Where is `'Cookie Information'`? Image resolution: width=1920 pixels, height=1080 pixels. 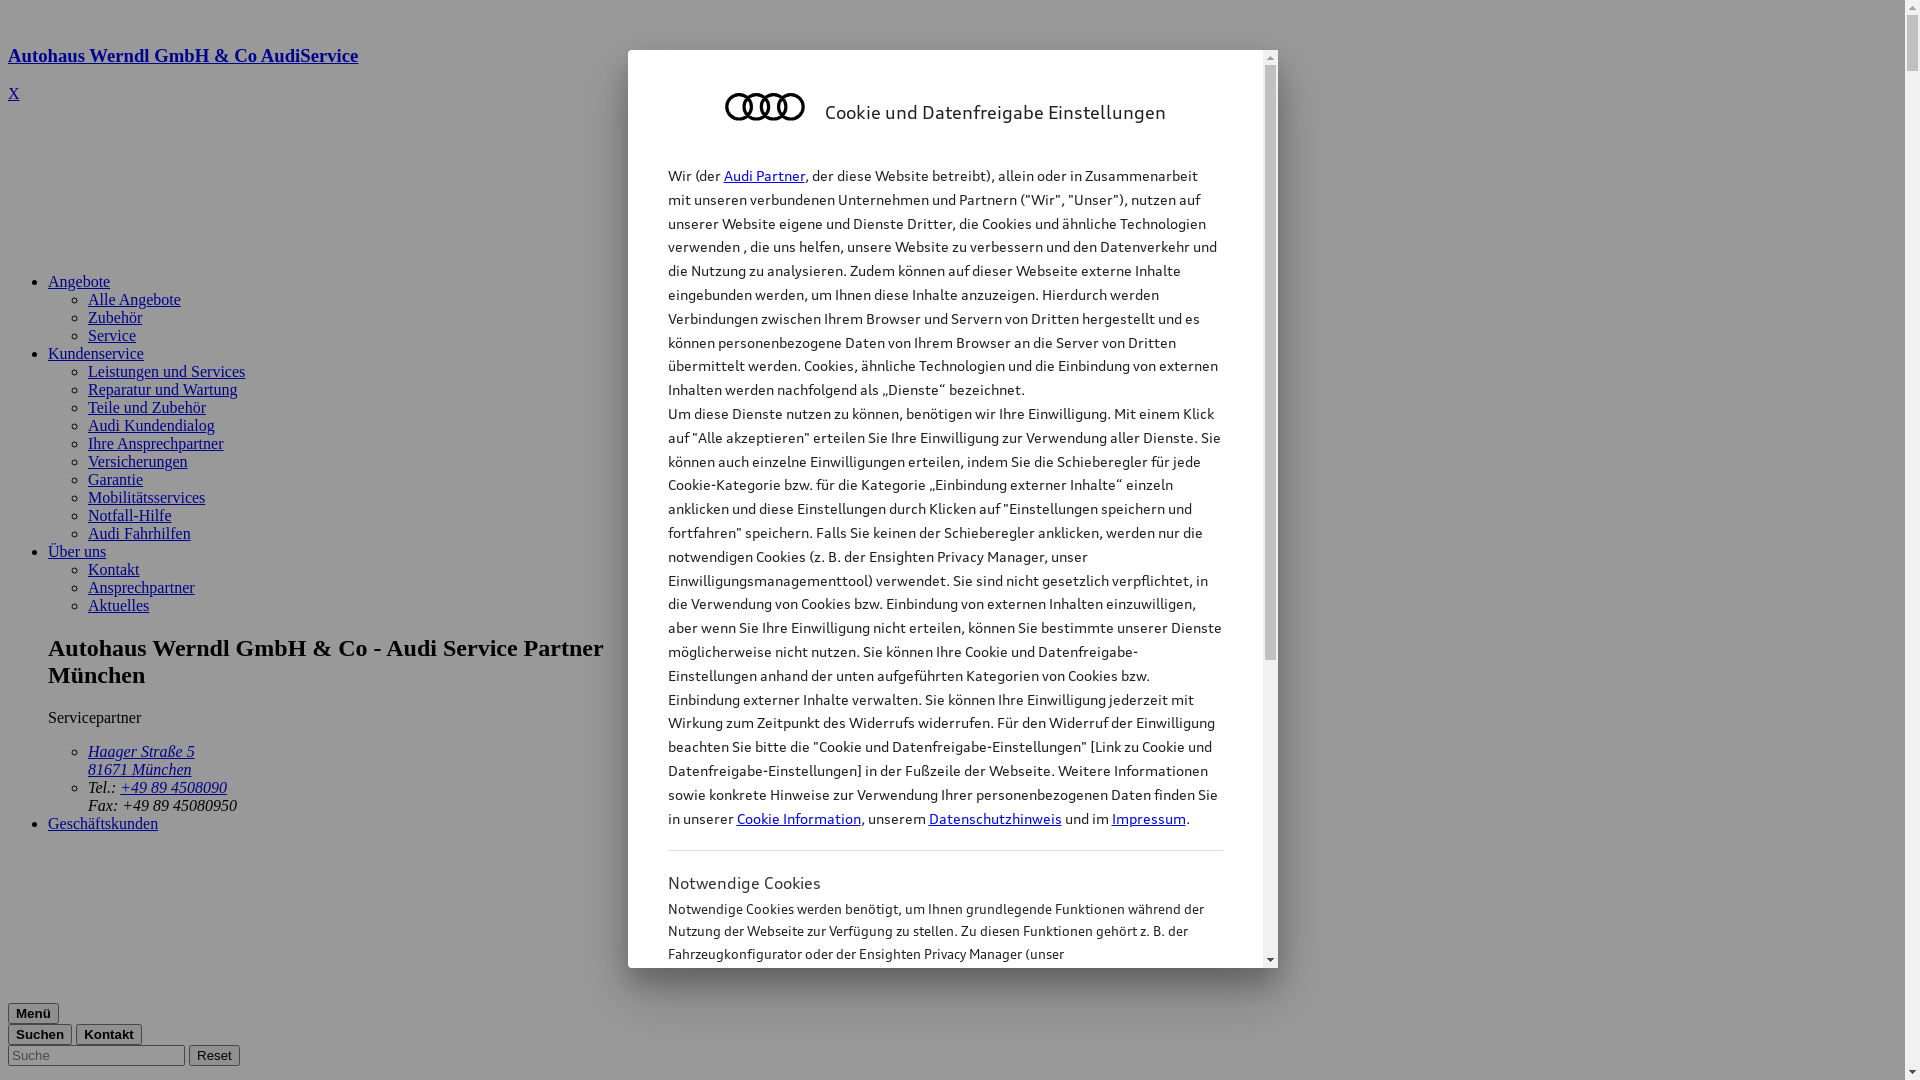 'Cookie Information' is located at coordinates (922, 1052).